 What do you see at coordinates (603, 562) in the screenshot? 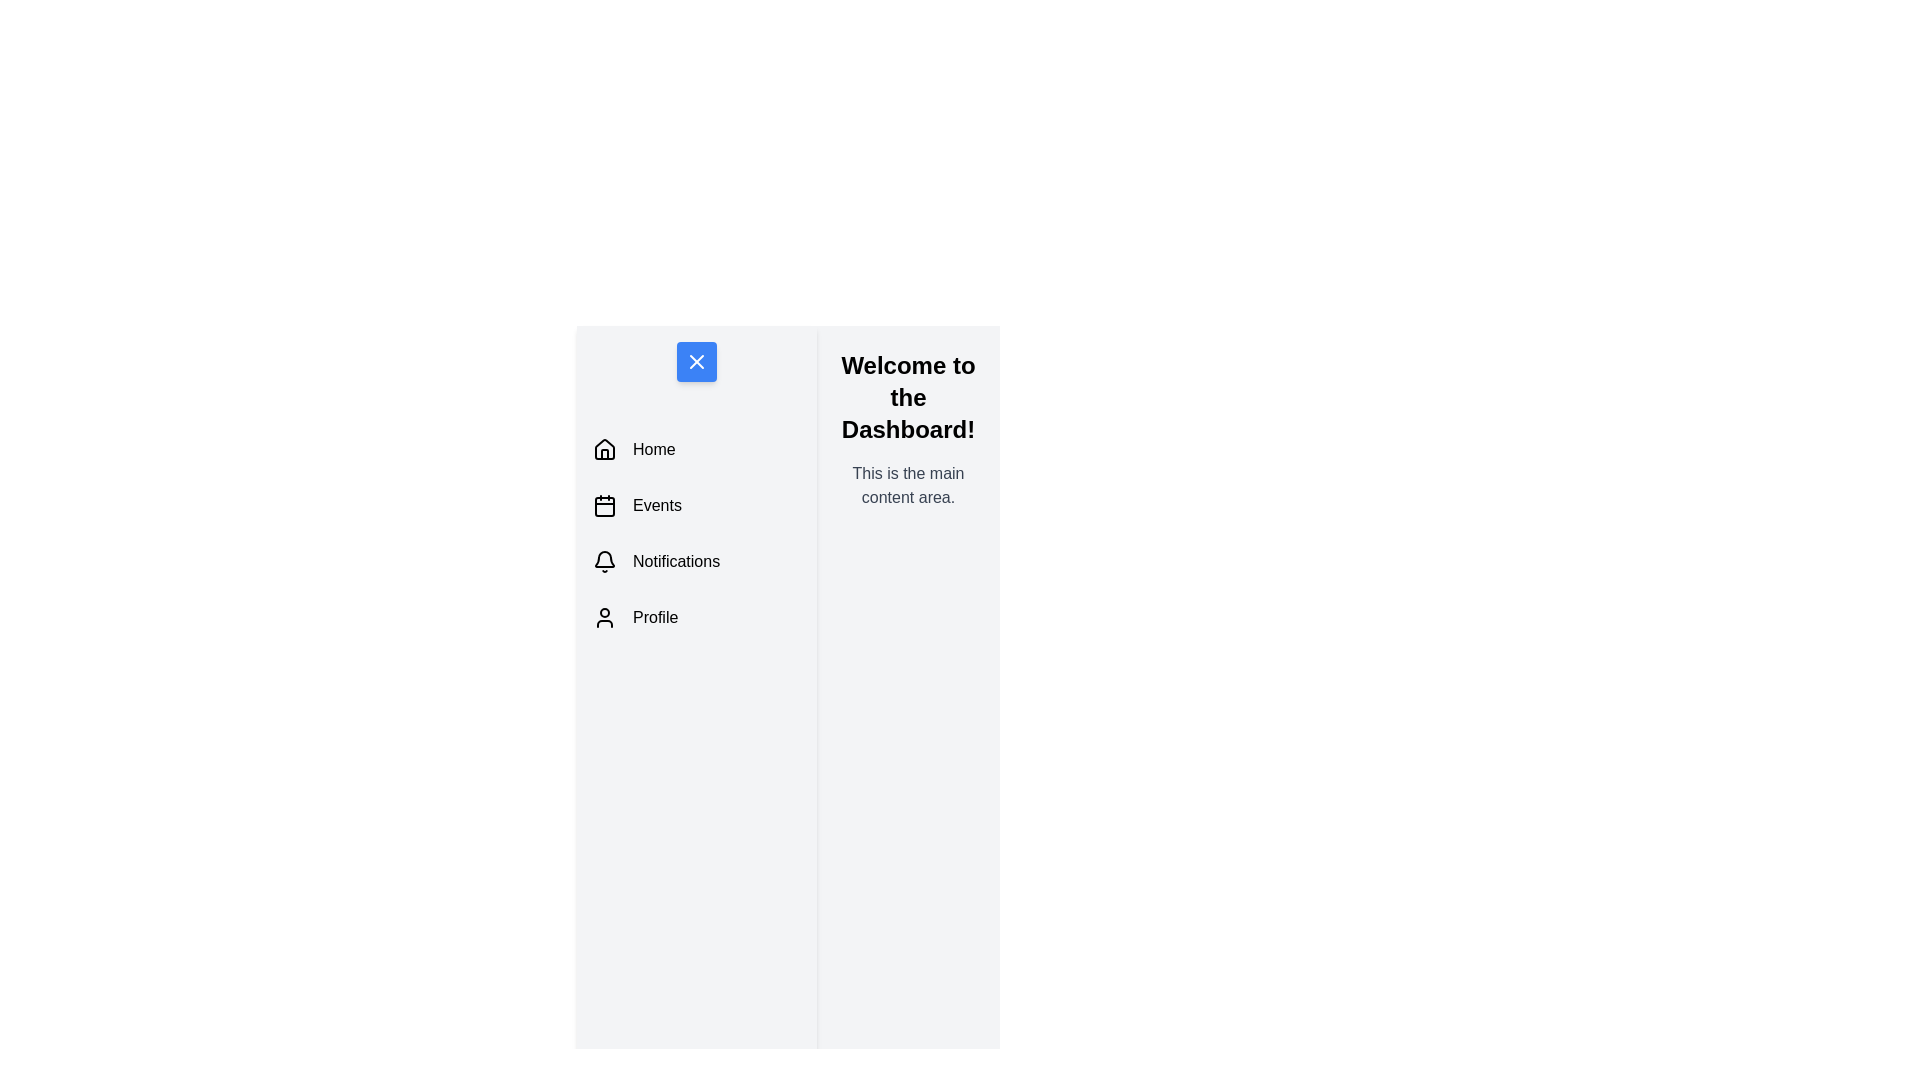
I see `the notification icon located to the left of the 'Notifications' text in the vertical navigation menu` at bounding box center [603, 562].